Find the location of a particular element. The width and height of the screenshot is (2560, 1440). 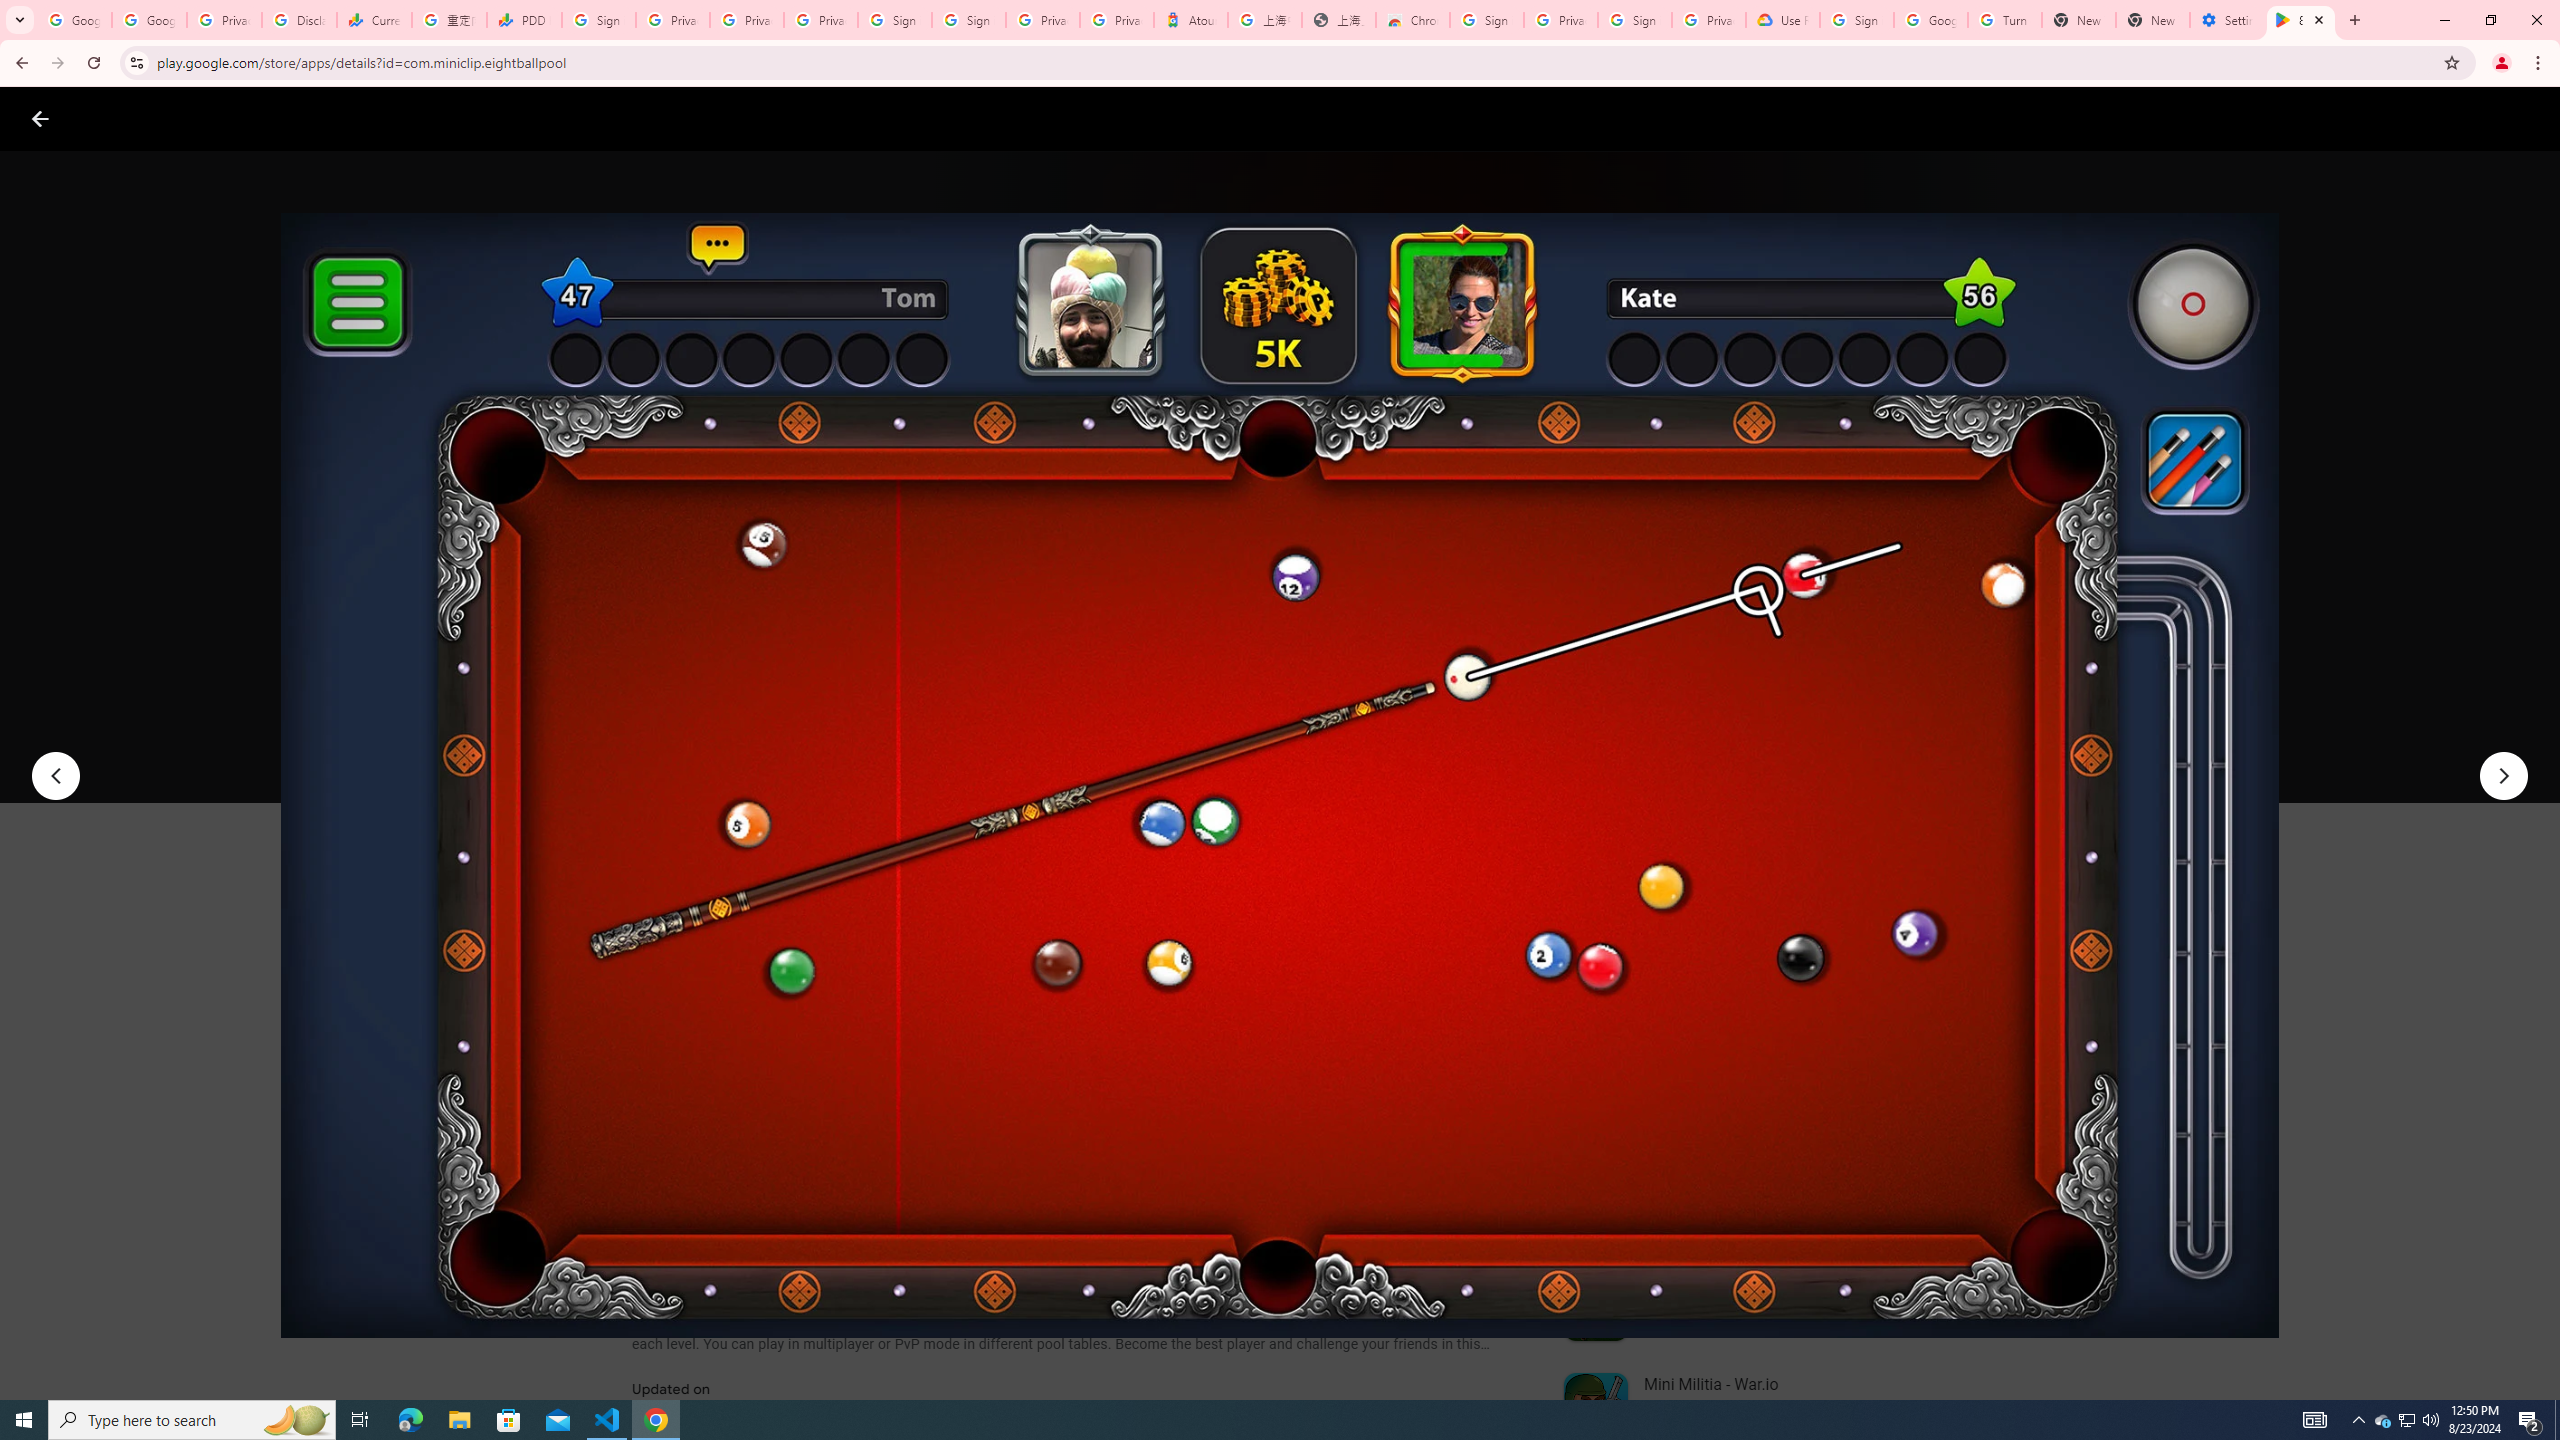

'Settings - System' is located at coordinates (2226, 19).